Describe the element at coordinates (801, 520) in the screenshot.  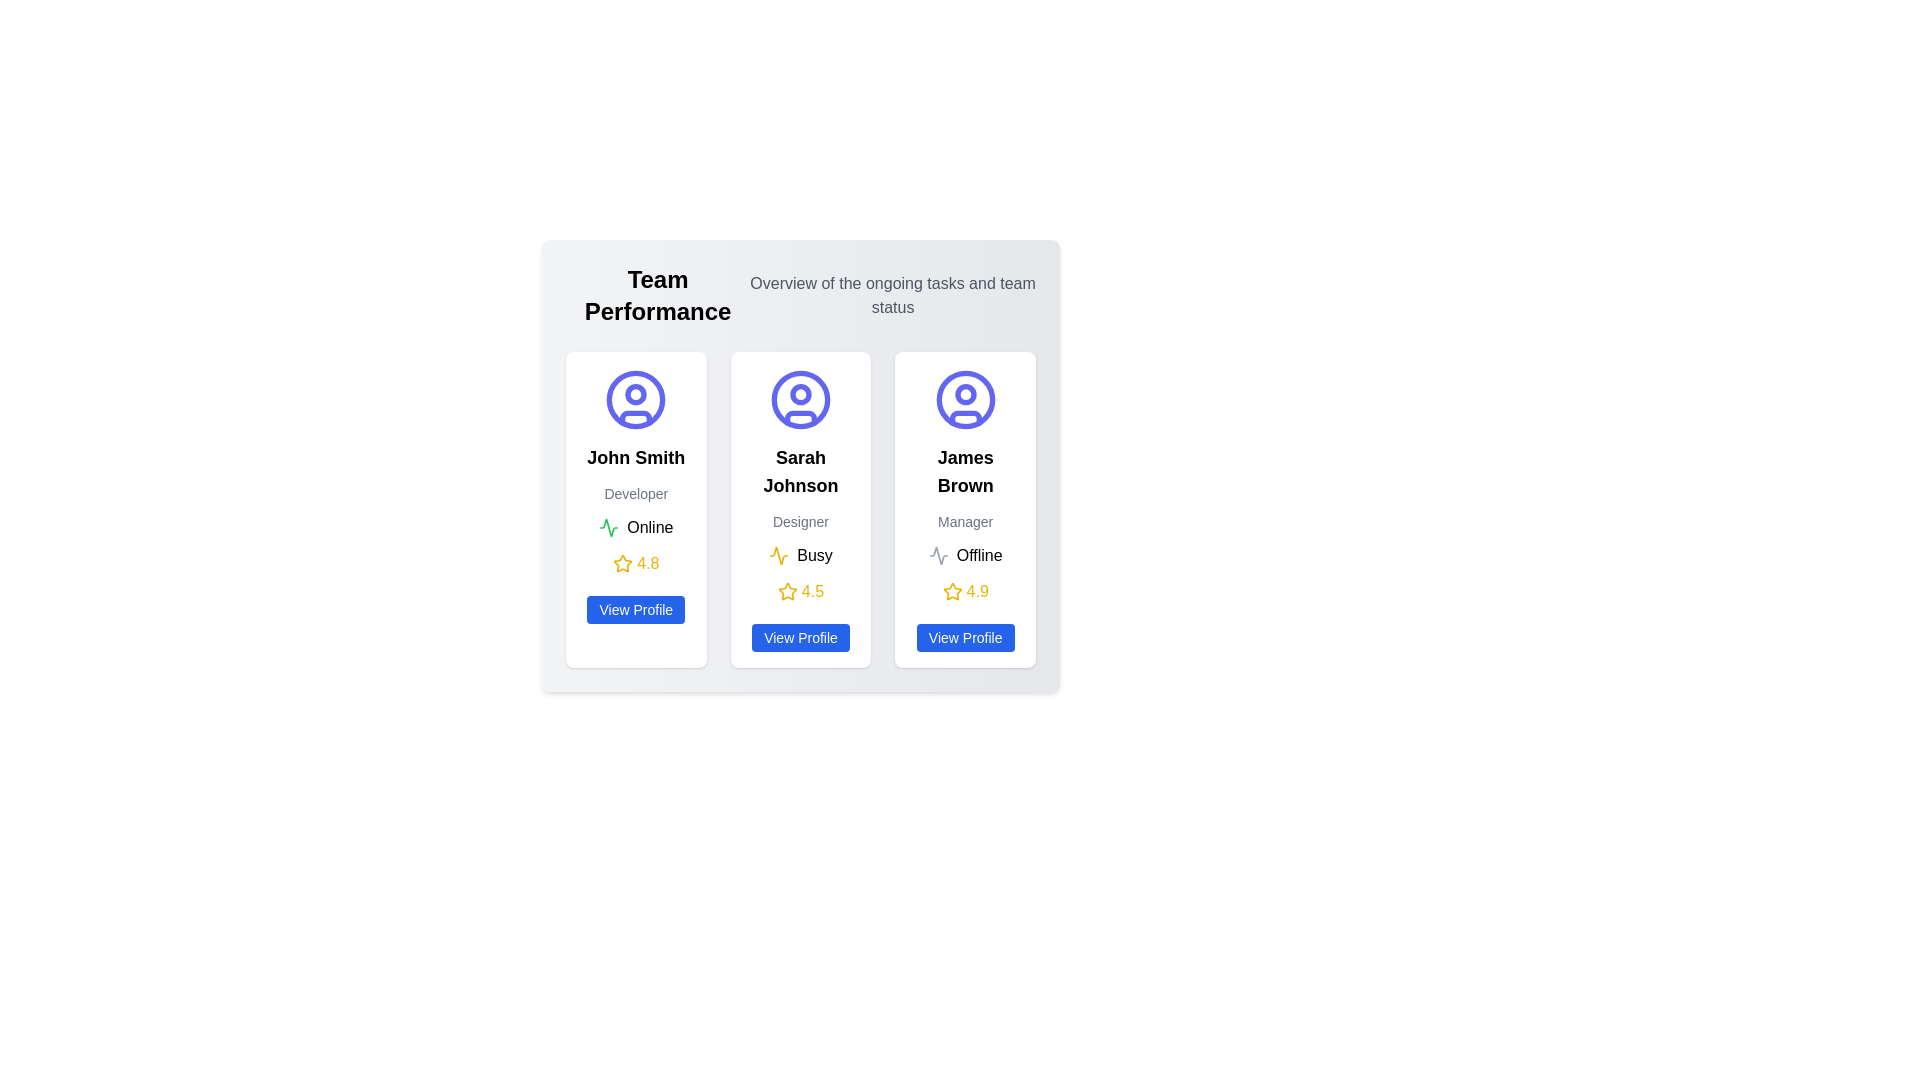
I see `the 'Designer' text label located below the name 'Sarah Johnson' in the profile card` at that location.